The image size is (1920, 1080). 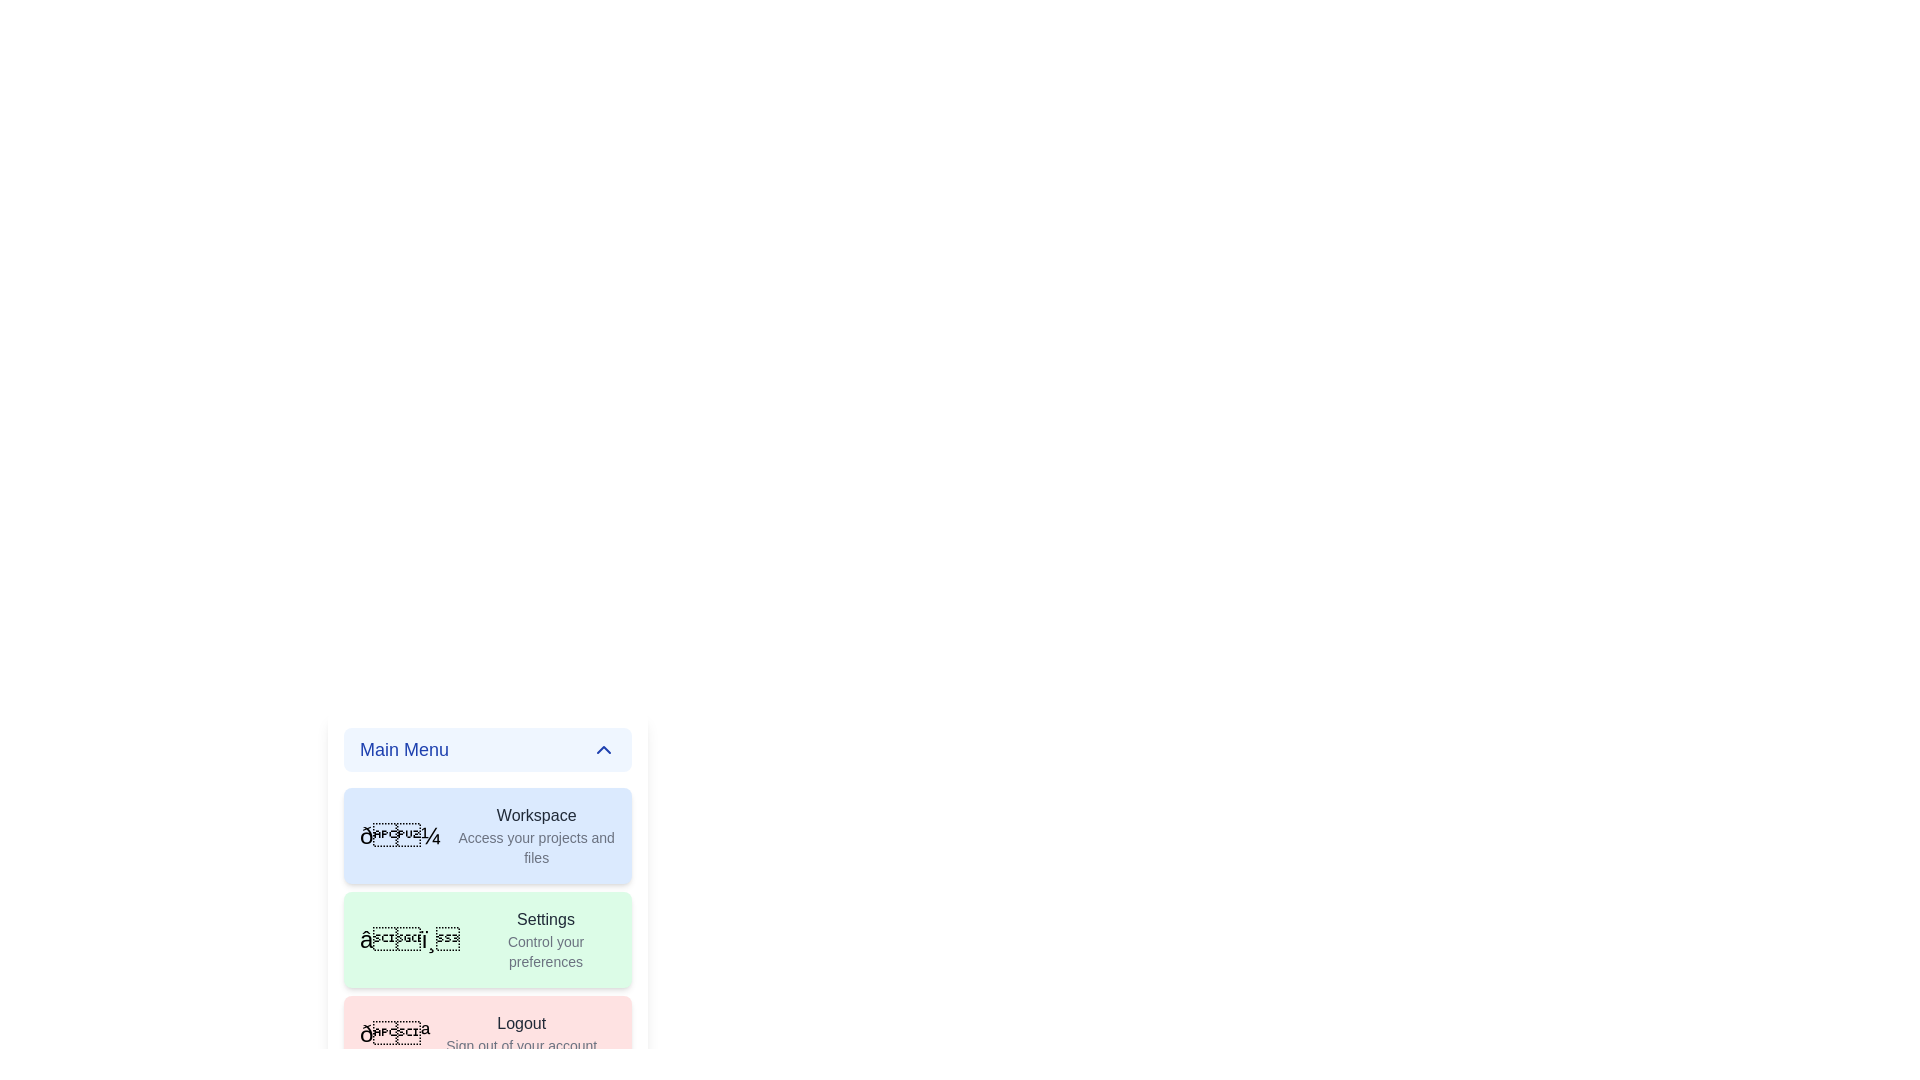 What do you see at coordinates (521, 1033) in the screenshot?
I see `the 'Logout' button at the bottom of the menu, which has a bold 'Logout' text and a smaller 'Sign out of your account' text below it` at bounding box center [521, 1033].